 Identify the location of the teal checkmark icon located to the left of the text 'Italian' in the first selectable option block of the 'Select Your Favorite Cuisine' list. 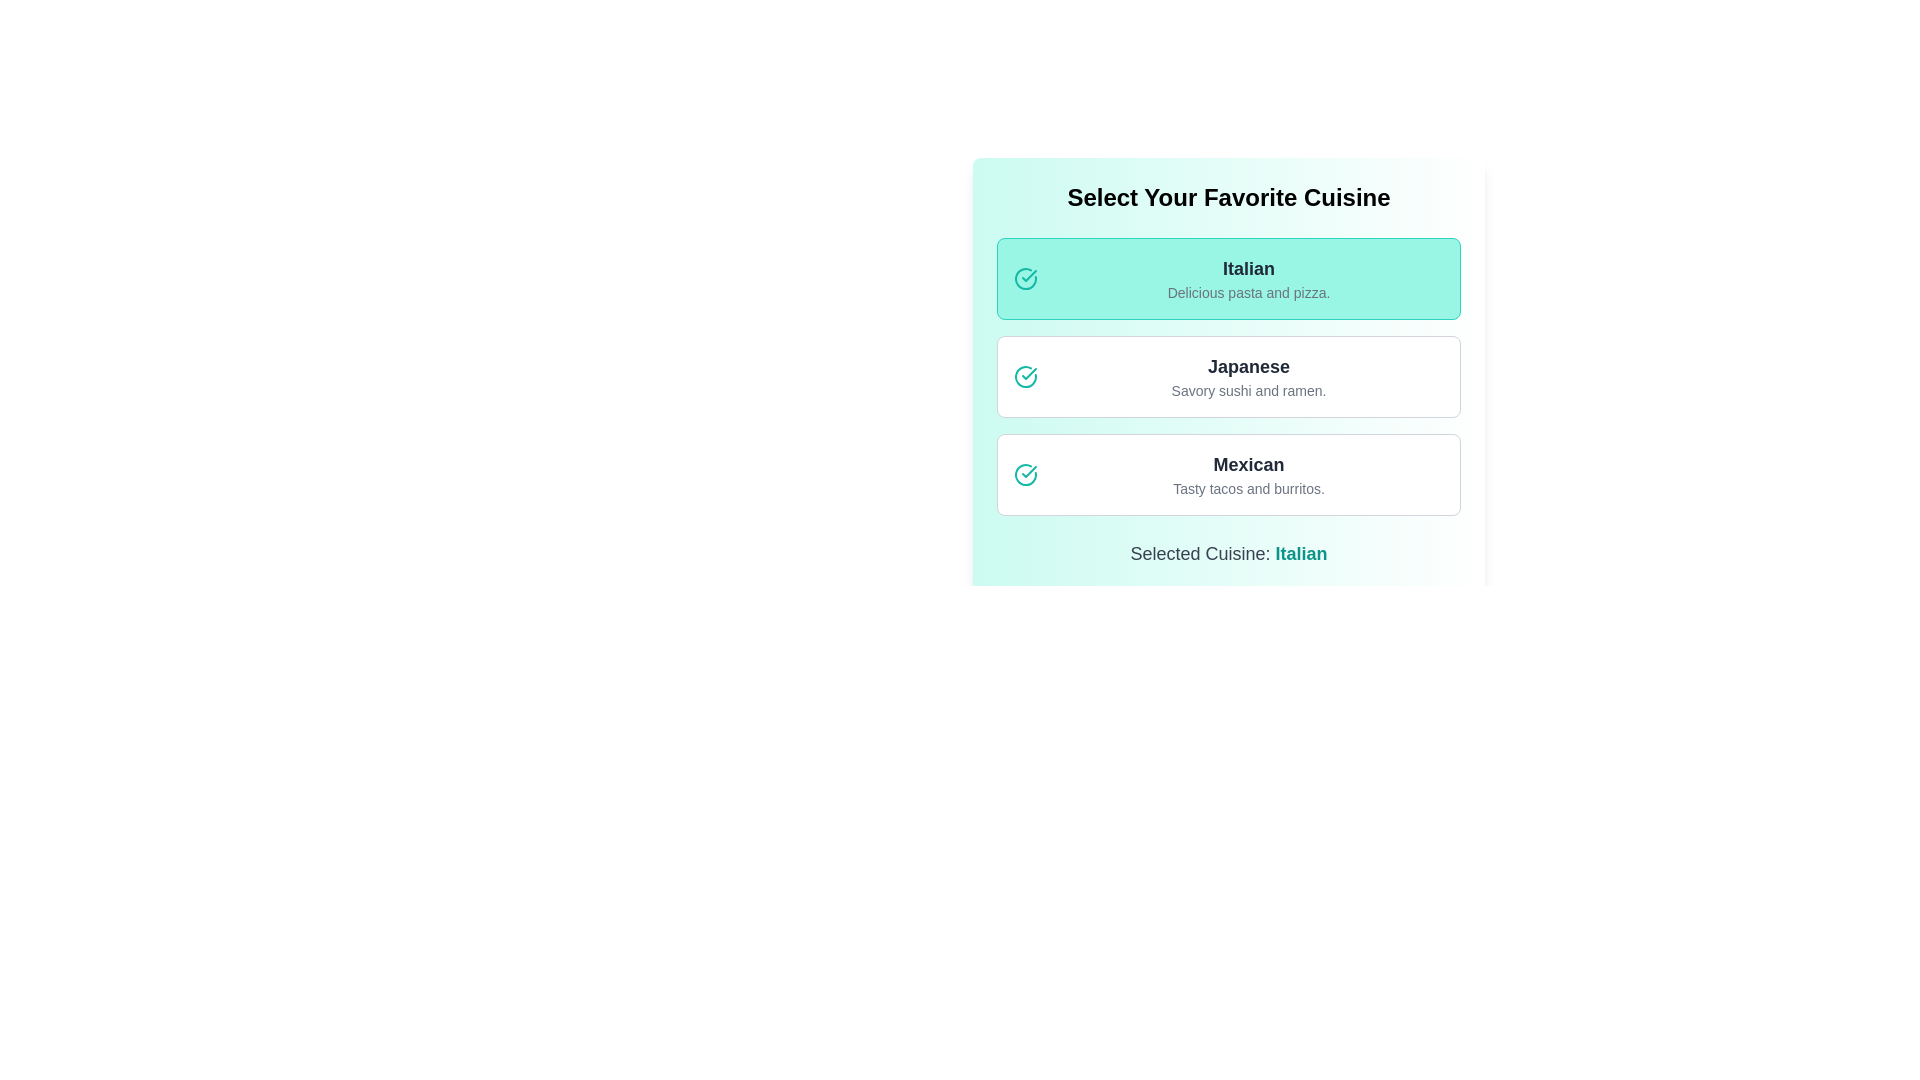
(1026, 278).